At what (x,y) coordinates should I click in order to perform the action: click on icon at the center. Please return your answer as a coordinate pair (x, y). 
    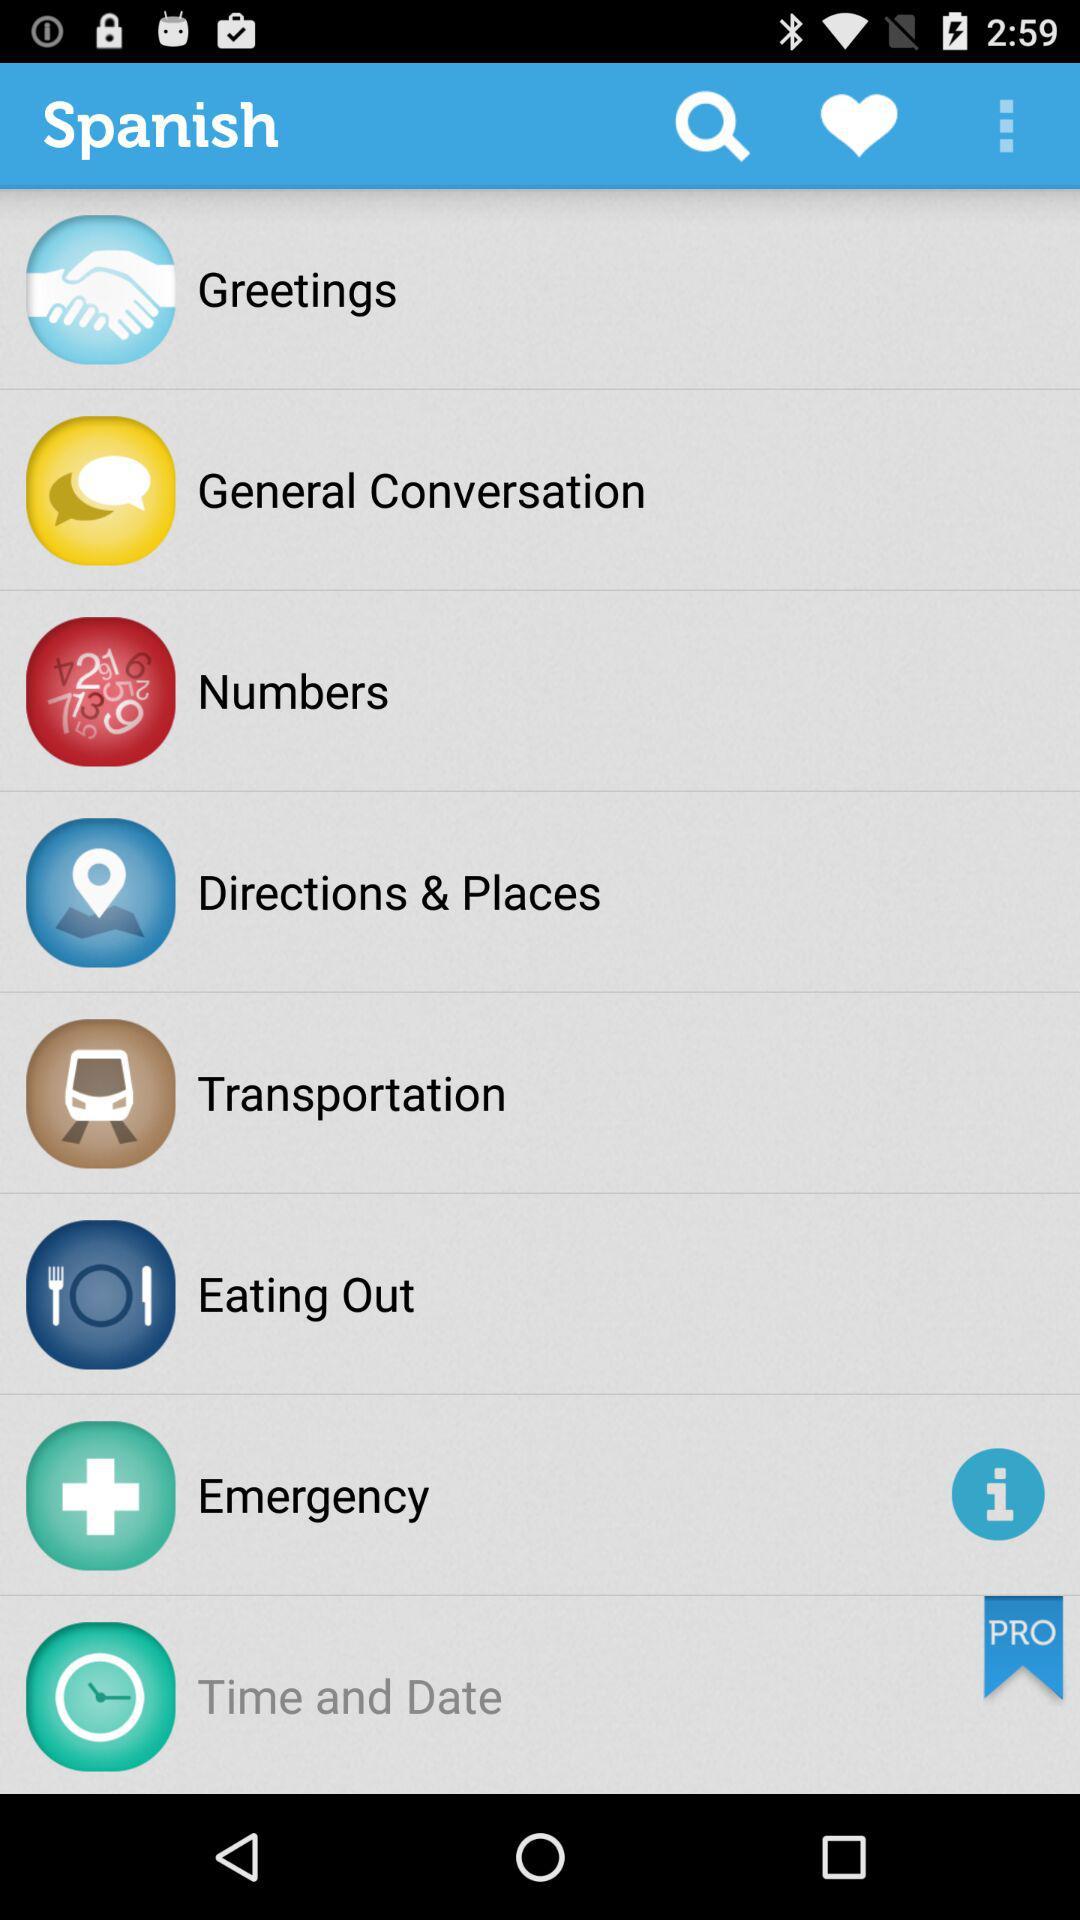
    Looking at the image, I should click on (399, 890).